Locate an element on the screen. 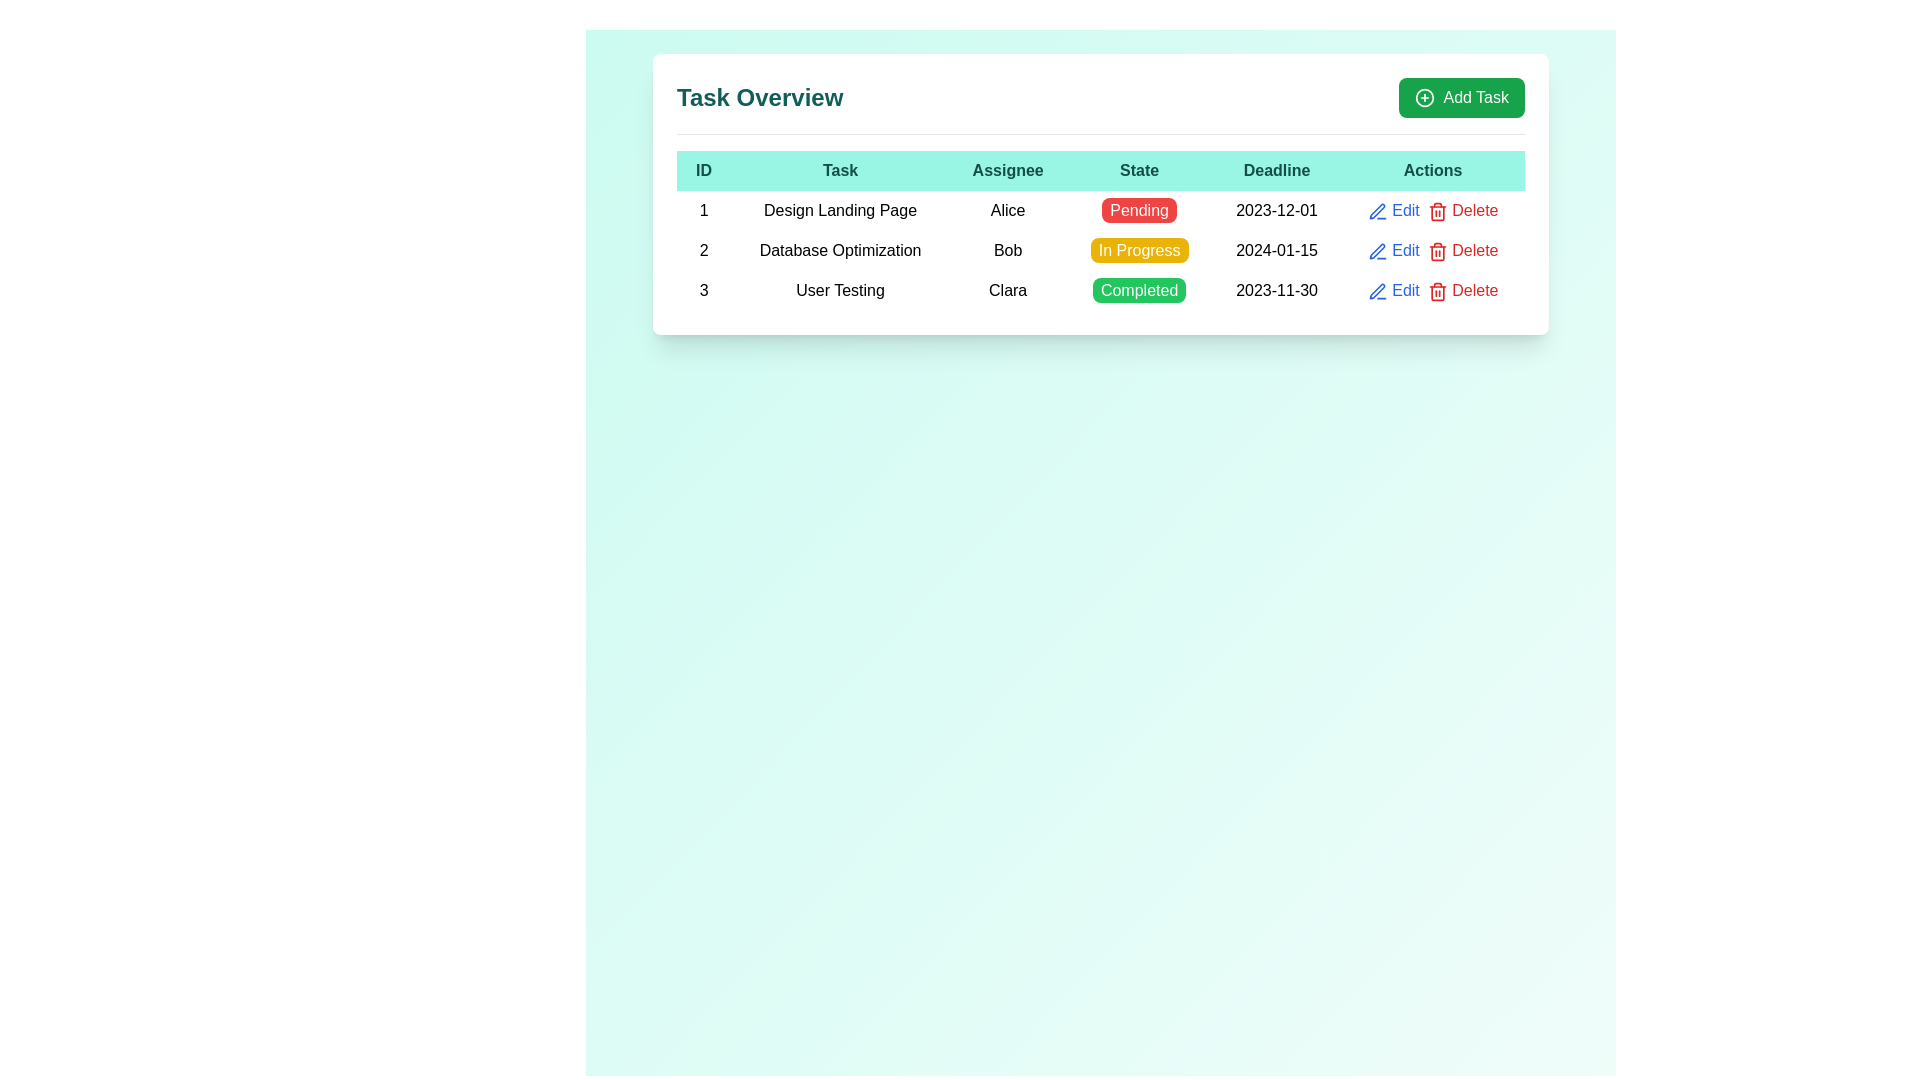 Image resolution: width=1920 pixels, height=1080 pixels. the blue pen icon indicating editing functionality, located next to the 'Edit' label in the 'Actions' column of the data table is located at coordinates (1376, 211).